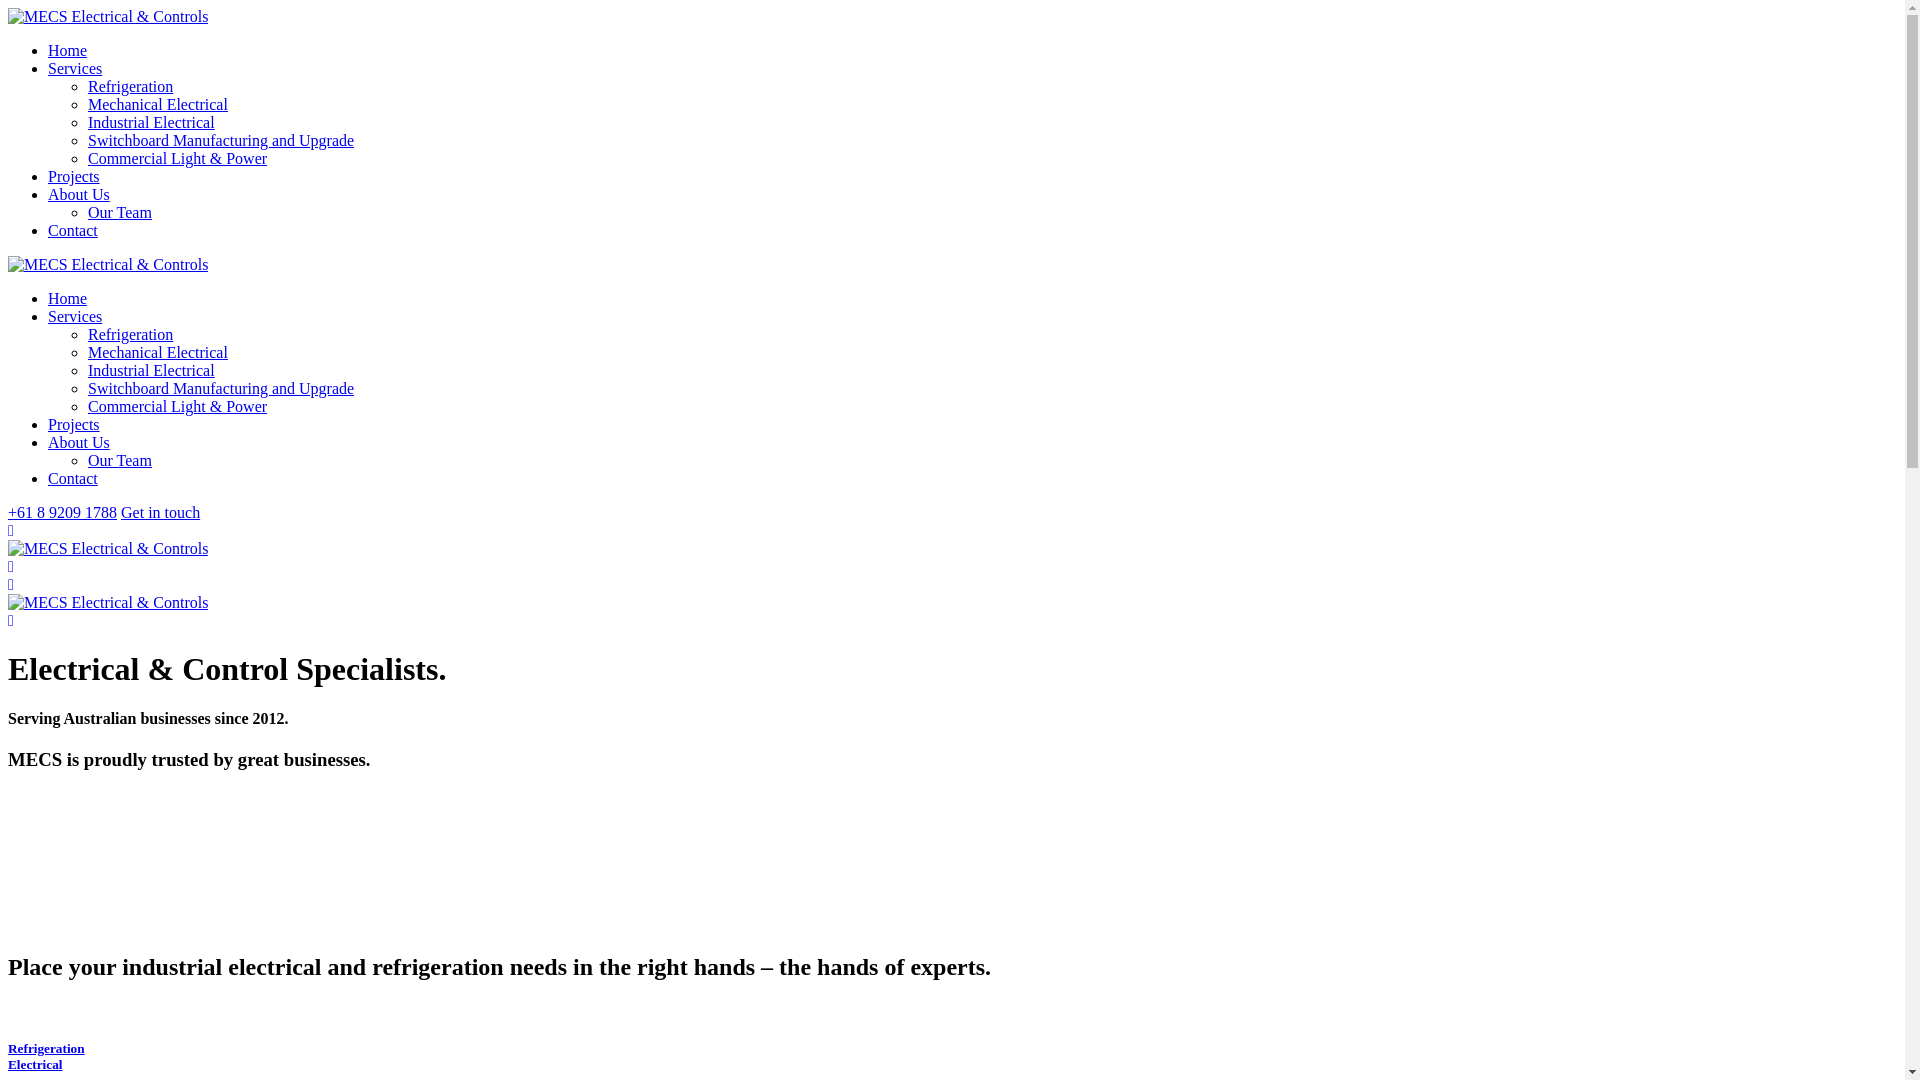 This screenshot has height=1080, width=1920. Describe the element at coordinates (129, 333) in the screenshot. I see `'Refrigeration'` at that location.